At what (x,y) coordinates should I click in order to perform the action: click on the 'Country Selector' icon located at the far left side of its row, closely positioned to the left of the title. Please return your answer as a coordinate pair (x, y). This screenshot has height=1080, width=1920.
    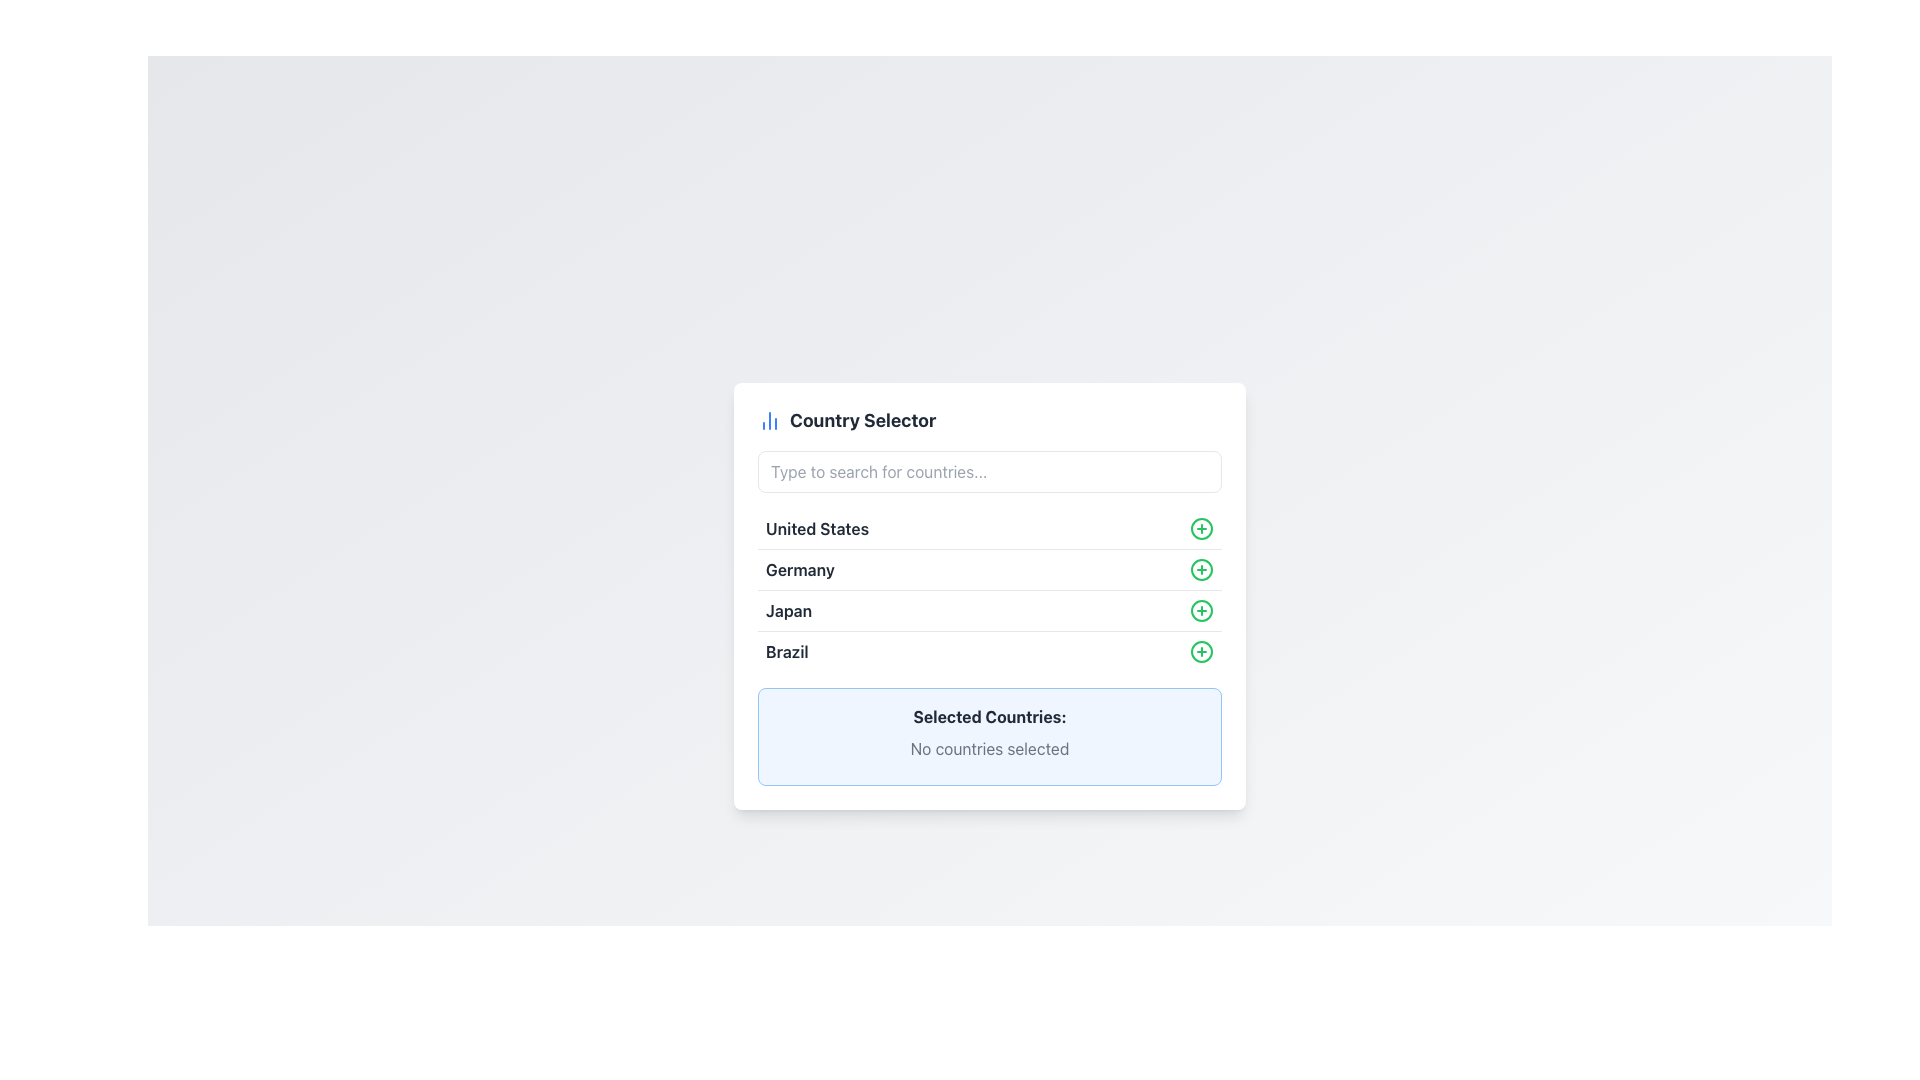
    Looking at the image, I should click on (768, 419).